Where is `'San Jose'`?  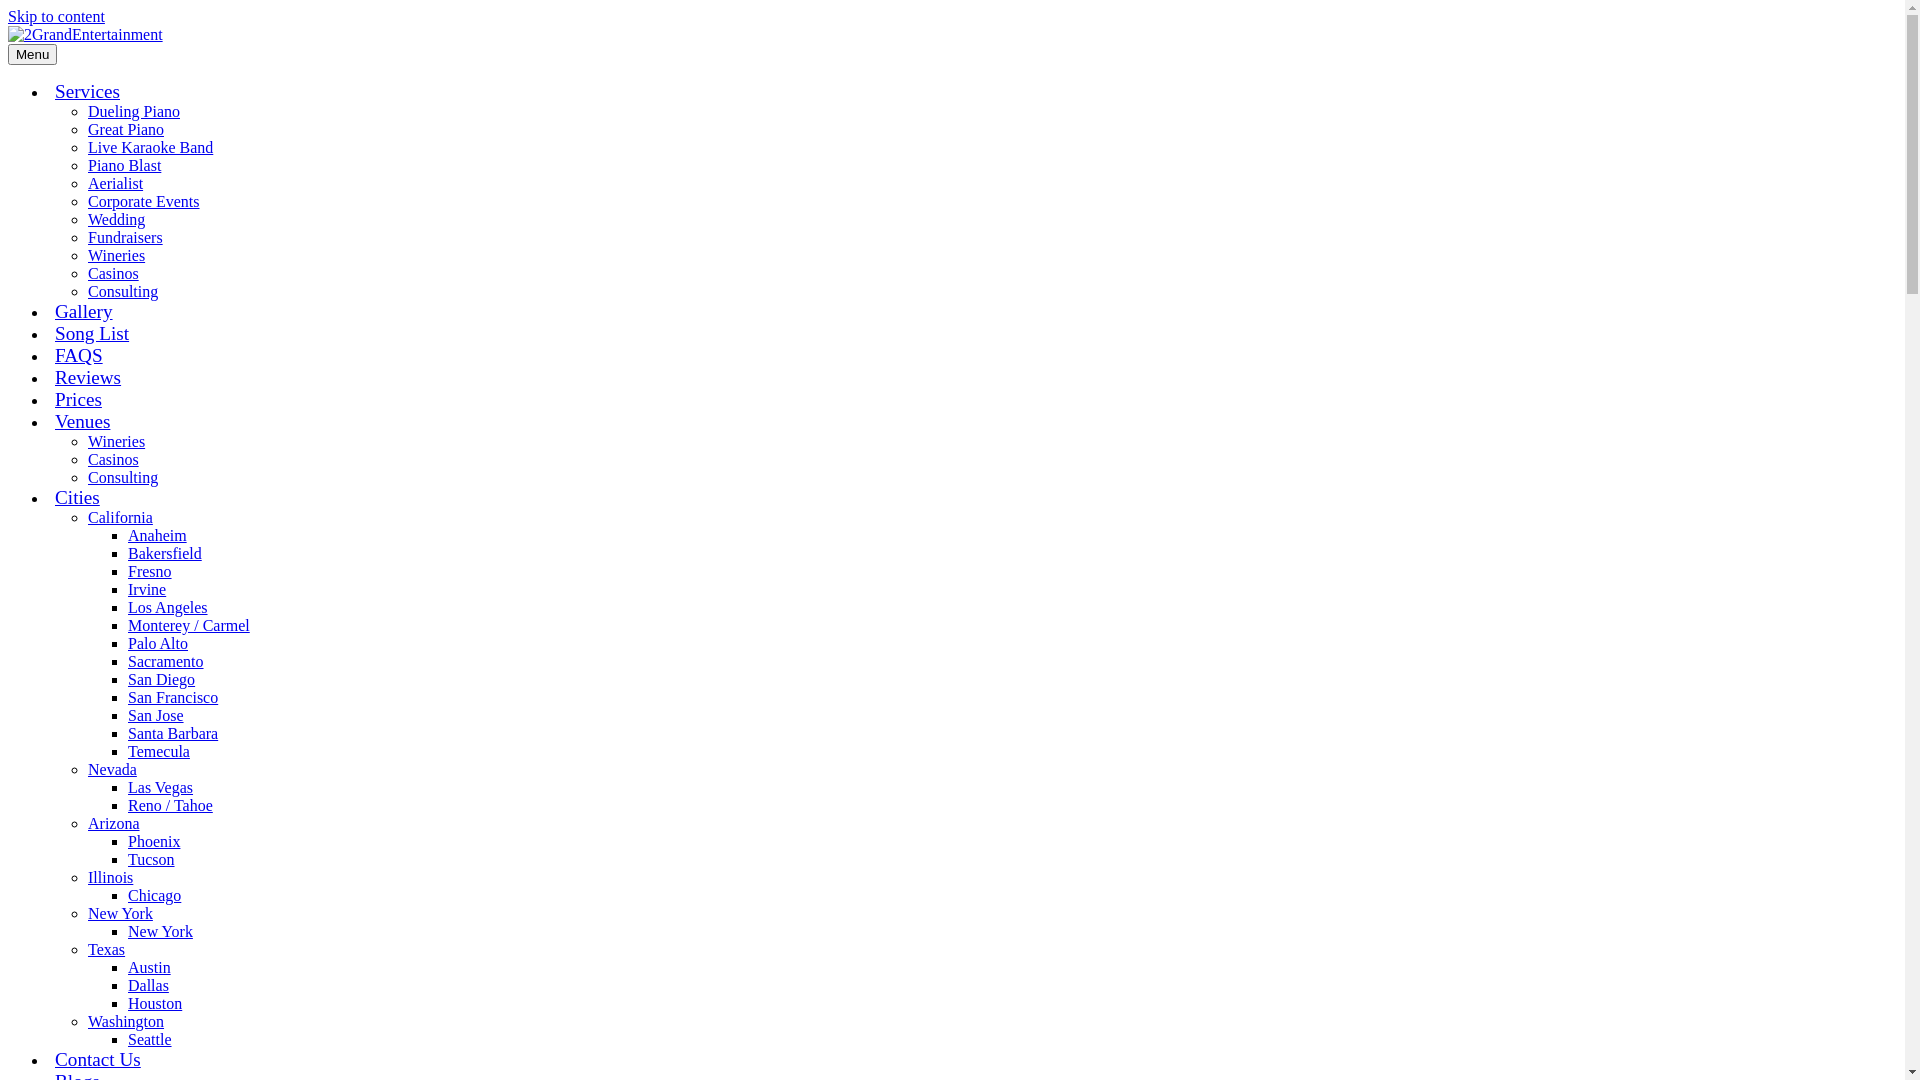
'San Jose' is located at coordinates (155, 714).